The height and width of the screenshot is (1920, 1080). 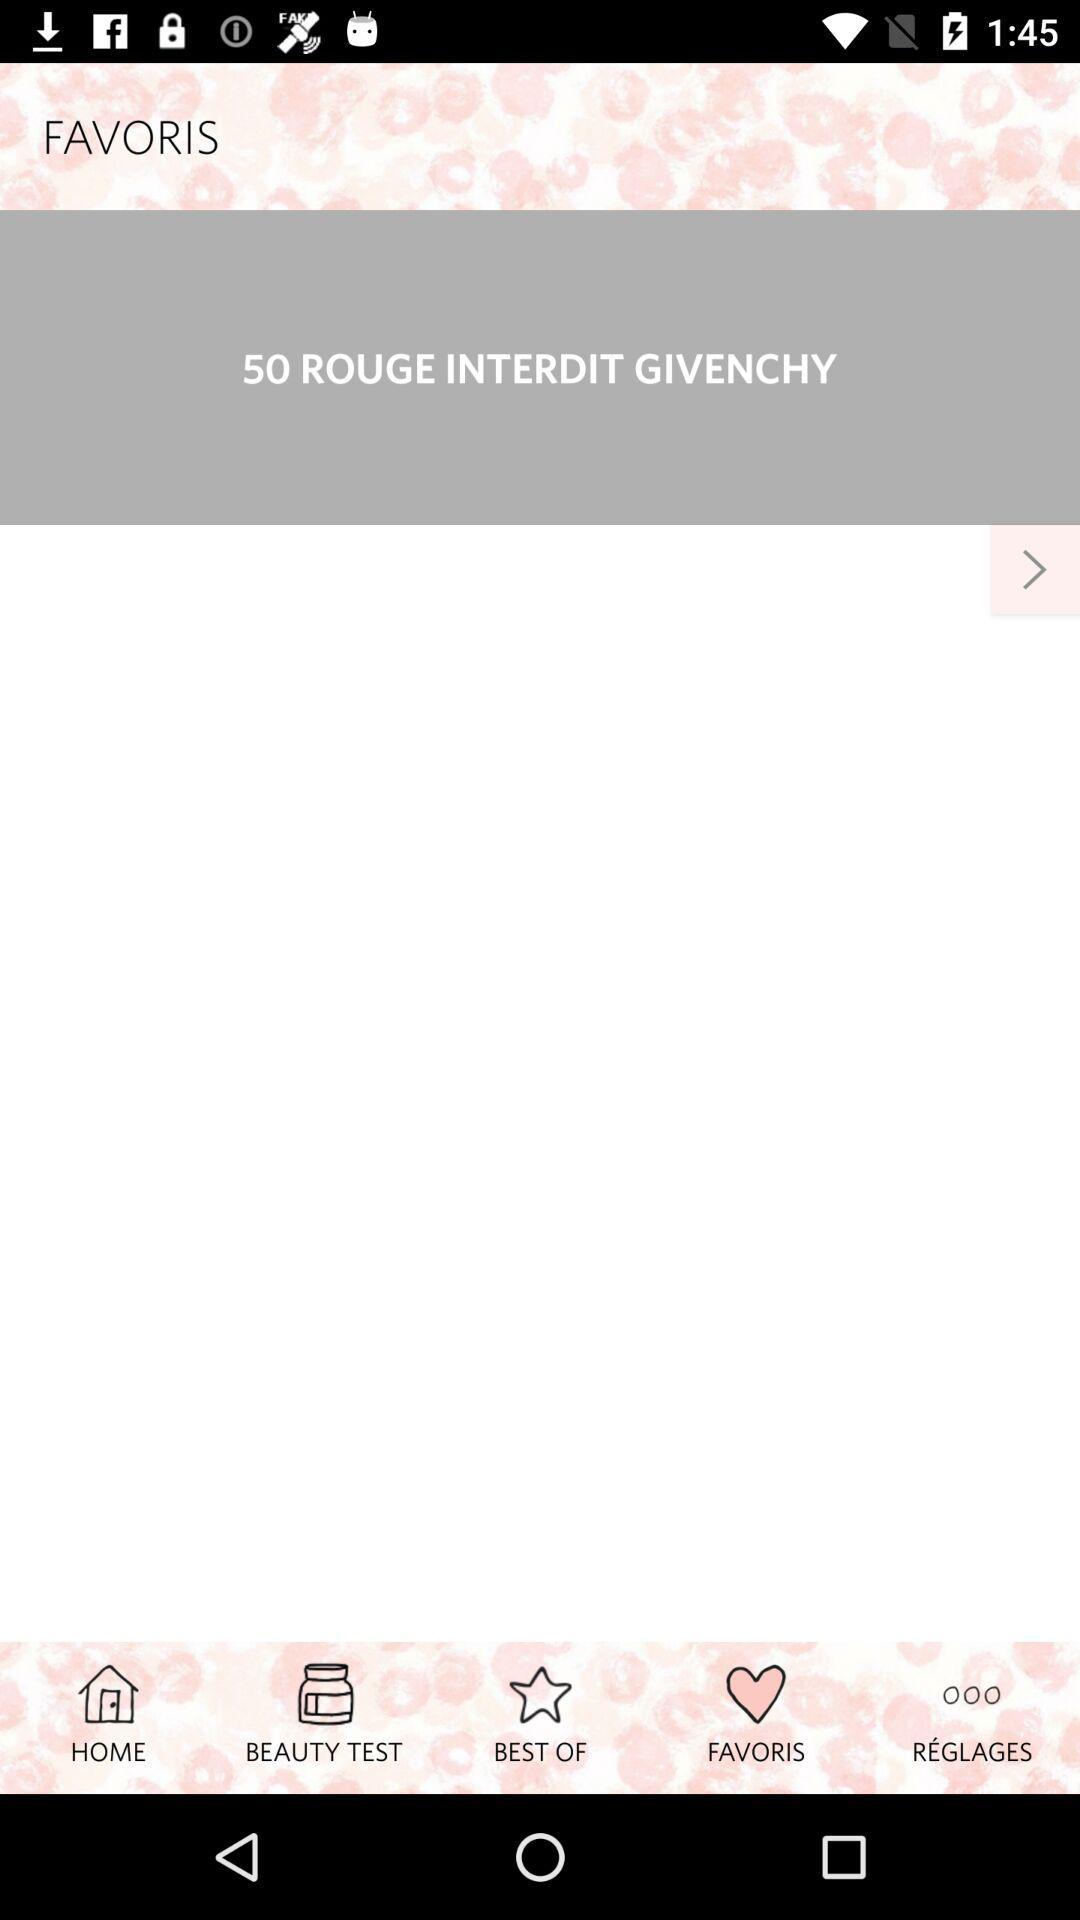 What do you see at coordinates (971, 1716) in the screenshot?
I see `the icon next to the favoris icon` at bounding box center [971, 1716].